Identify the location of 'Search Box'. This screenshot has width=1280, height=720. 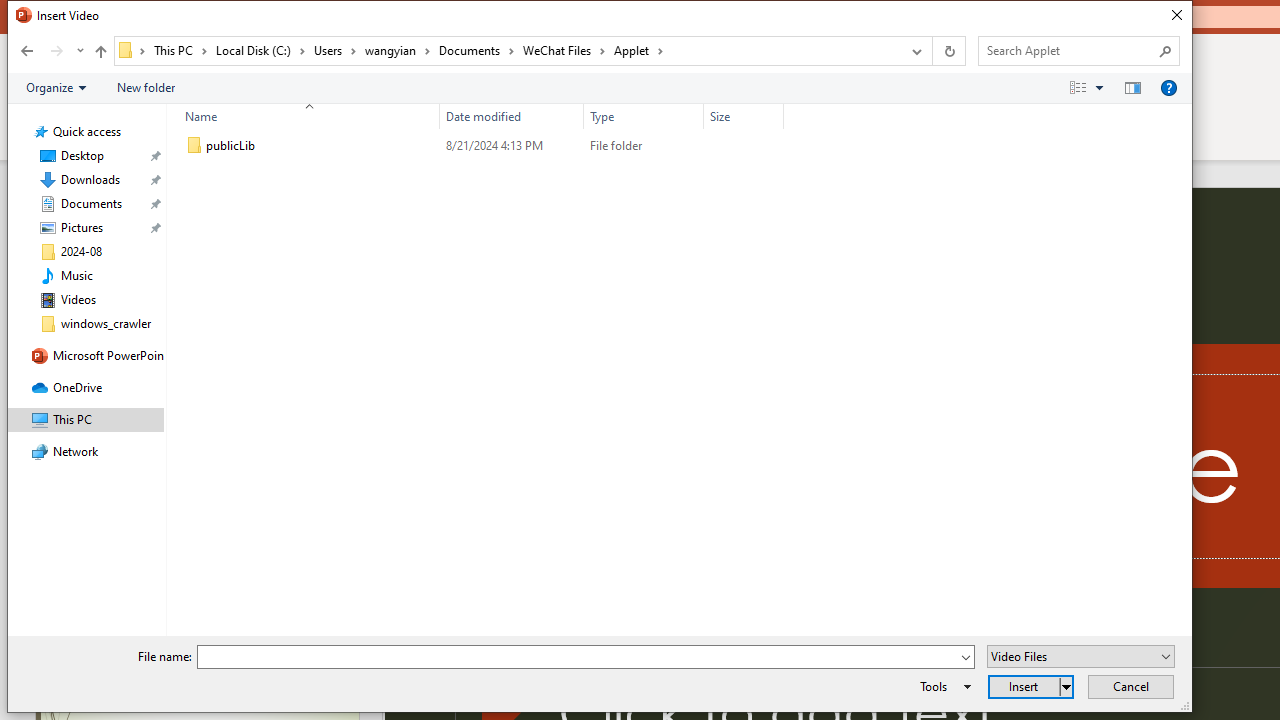
(1068, 49).